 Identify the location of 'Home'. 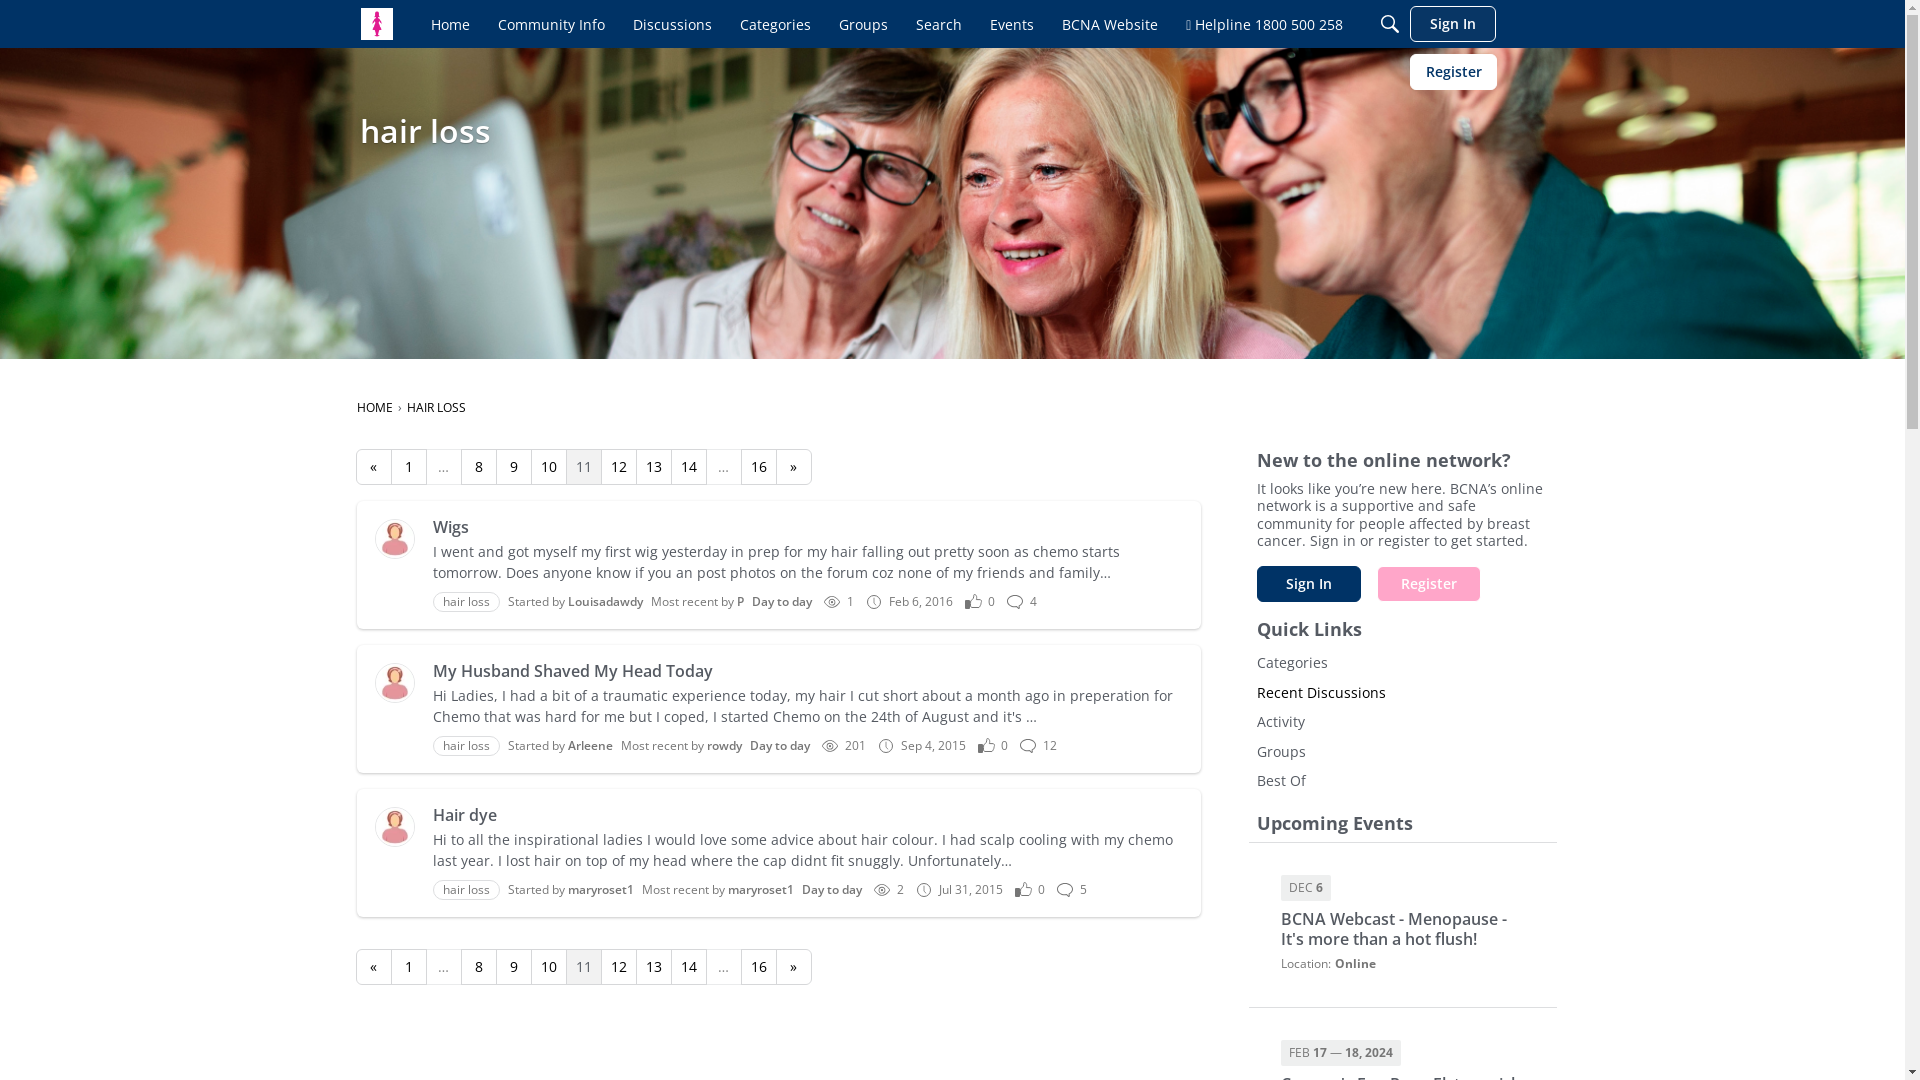
(449, 23).